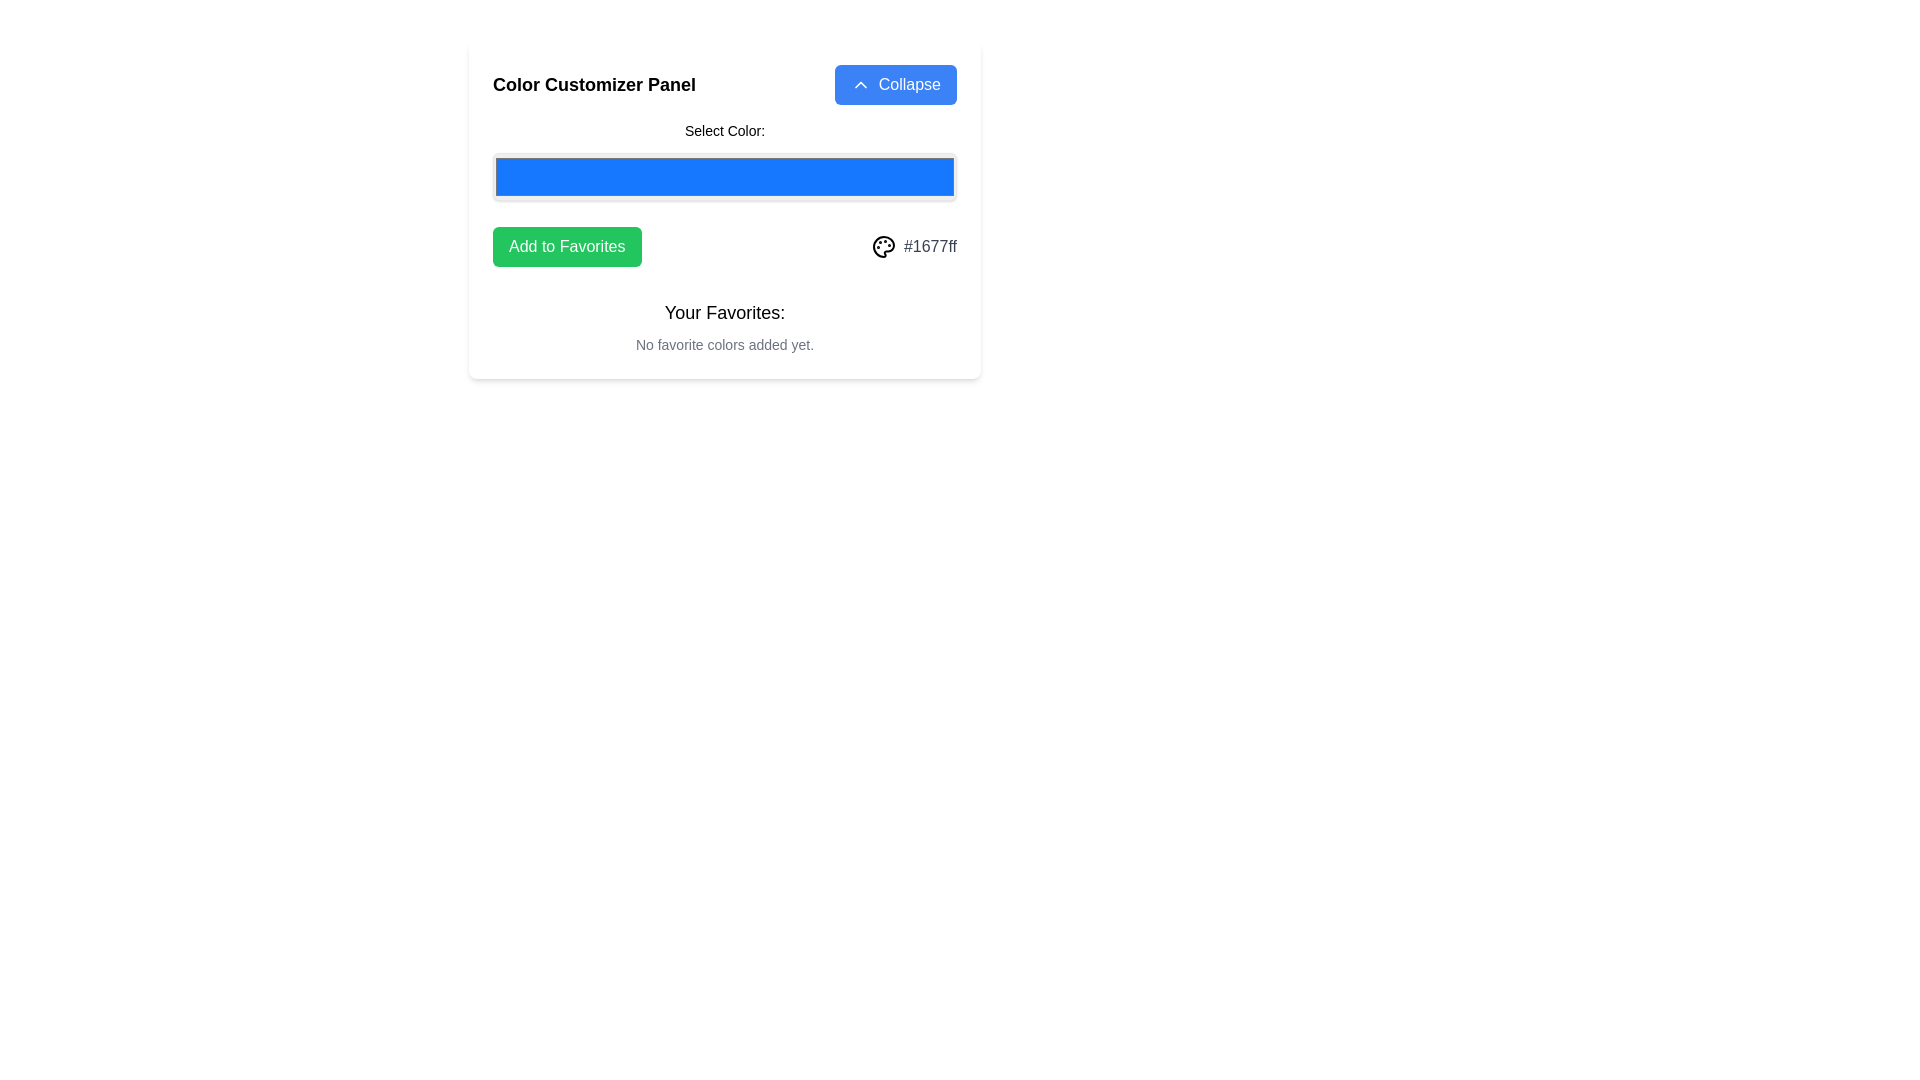 This screenshot has width=1920, height=1080. Describe the element at coordinates (723, 131) in the screenshot. I see `the text label displaying 'Select Color:' located in the Color Customizer Panel, which is aligned horizontally at the top part of the layout` at that location.